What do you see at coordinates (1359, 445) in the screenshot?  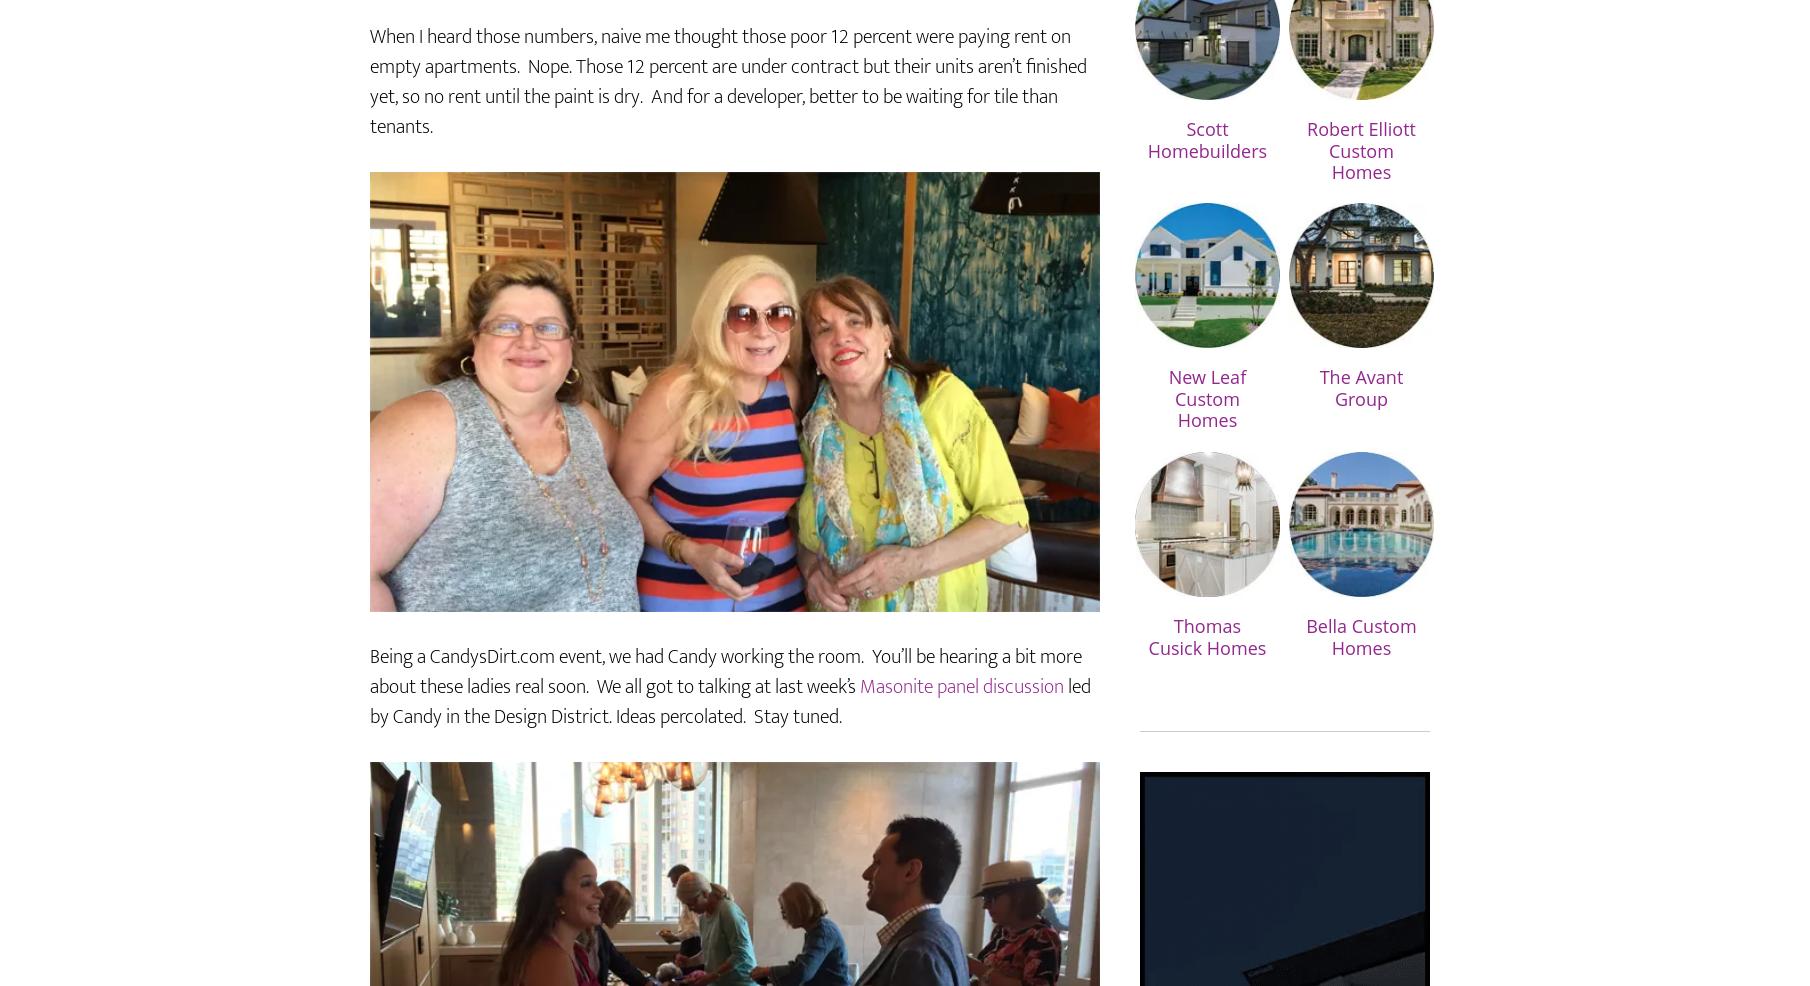 I see `'The Avant Group'` at bounding box center [1359, 445].